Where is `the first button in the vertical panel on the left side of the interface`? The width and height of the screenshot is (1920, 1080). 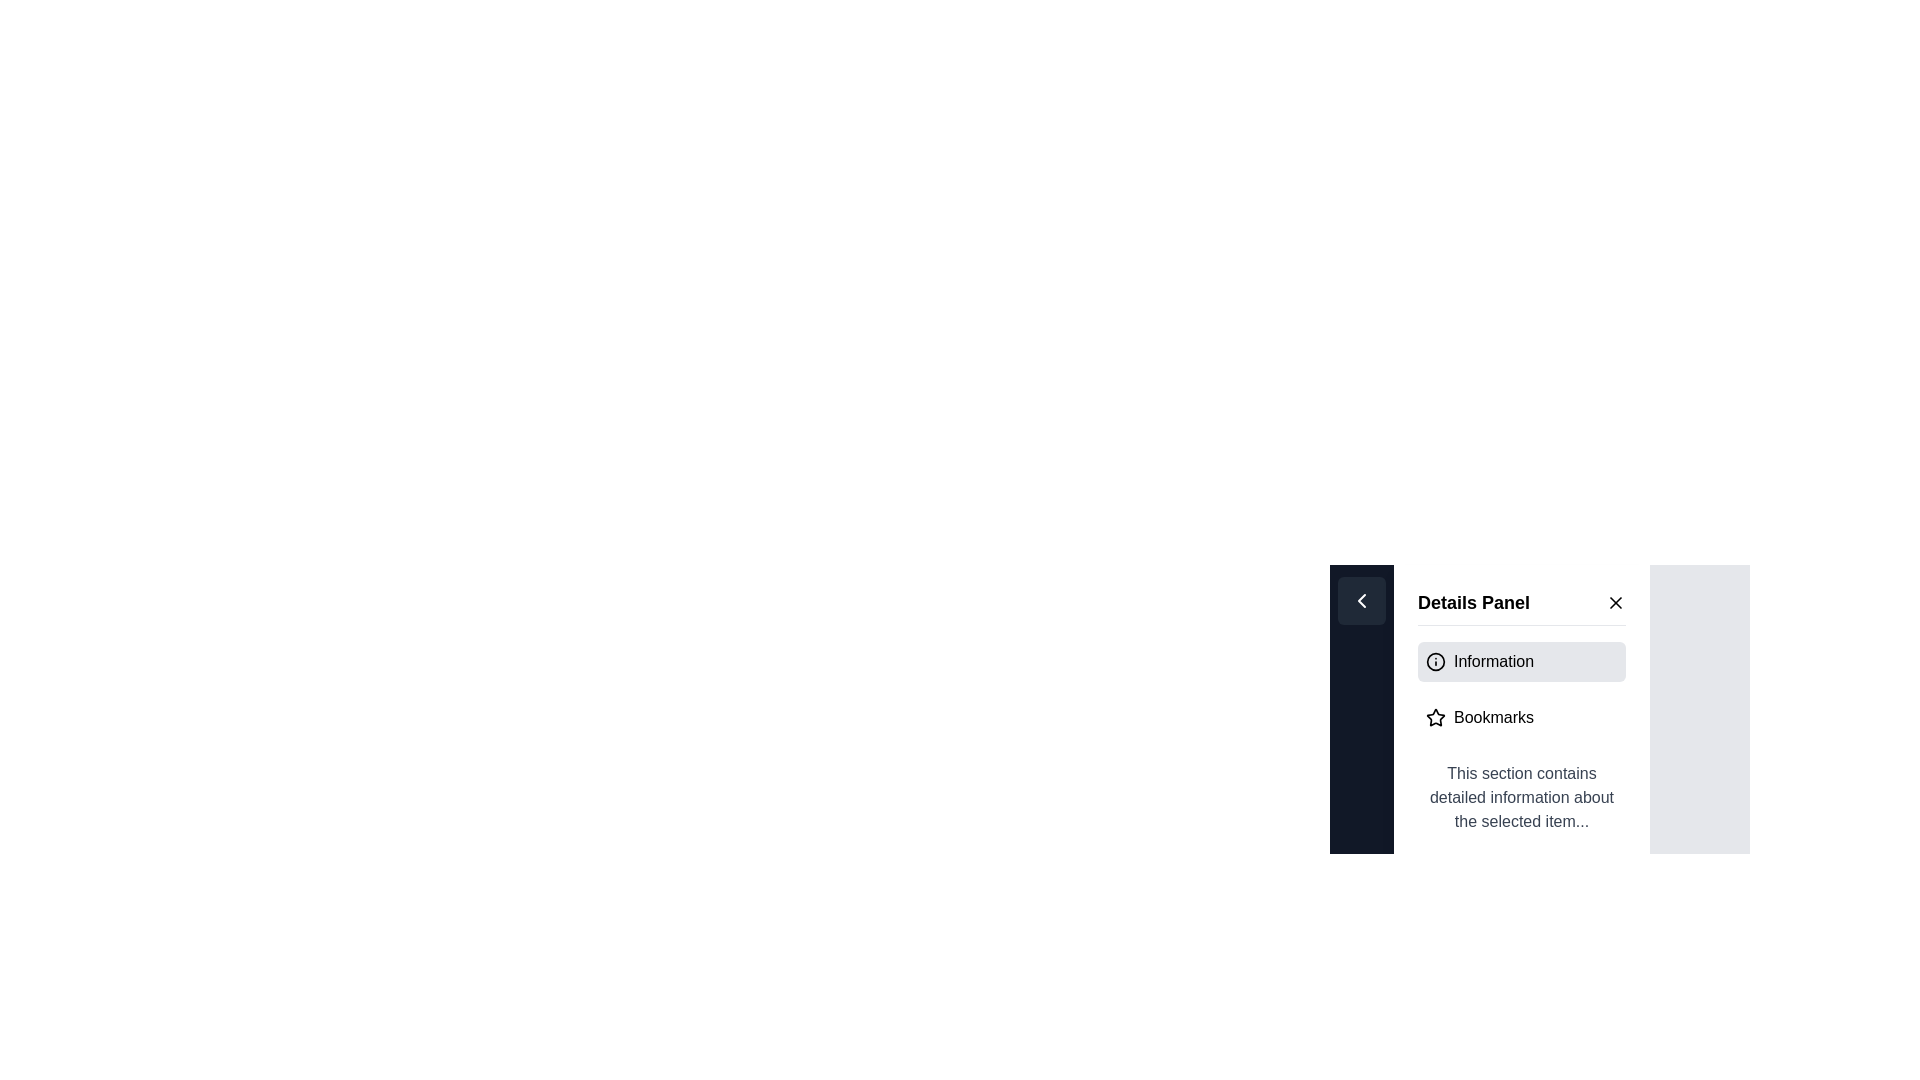
the first button in the vertical panel on the left side of the interface is located at coordinates (1361, 600).